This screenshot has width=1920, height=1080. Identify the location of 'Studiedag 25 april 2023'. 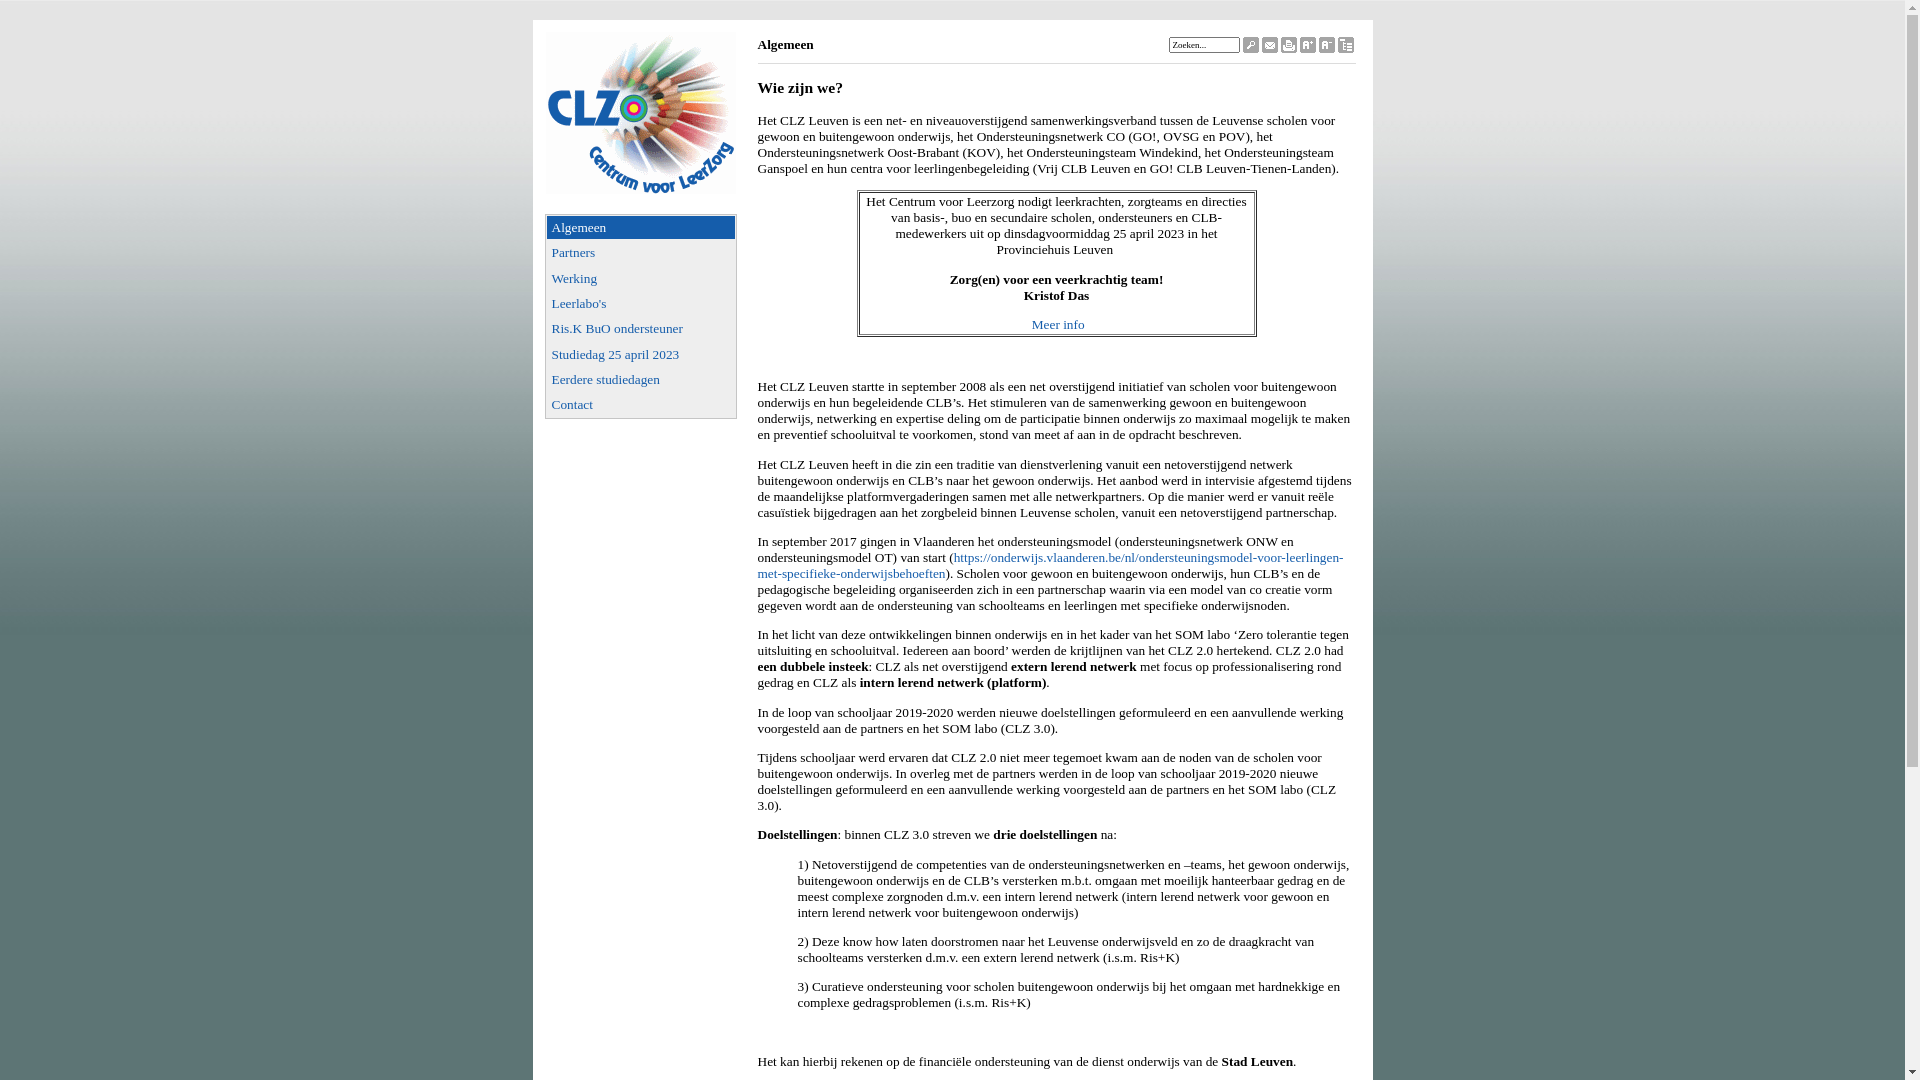
(641, 353).